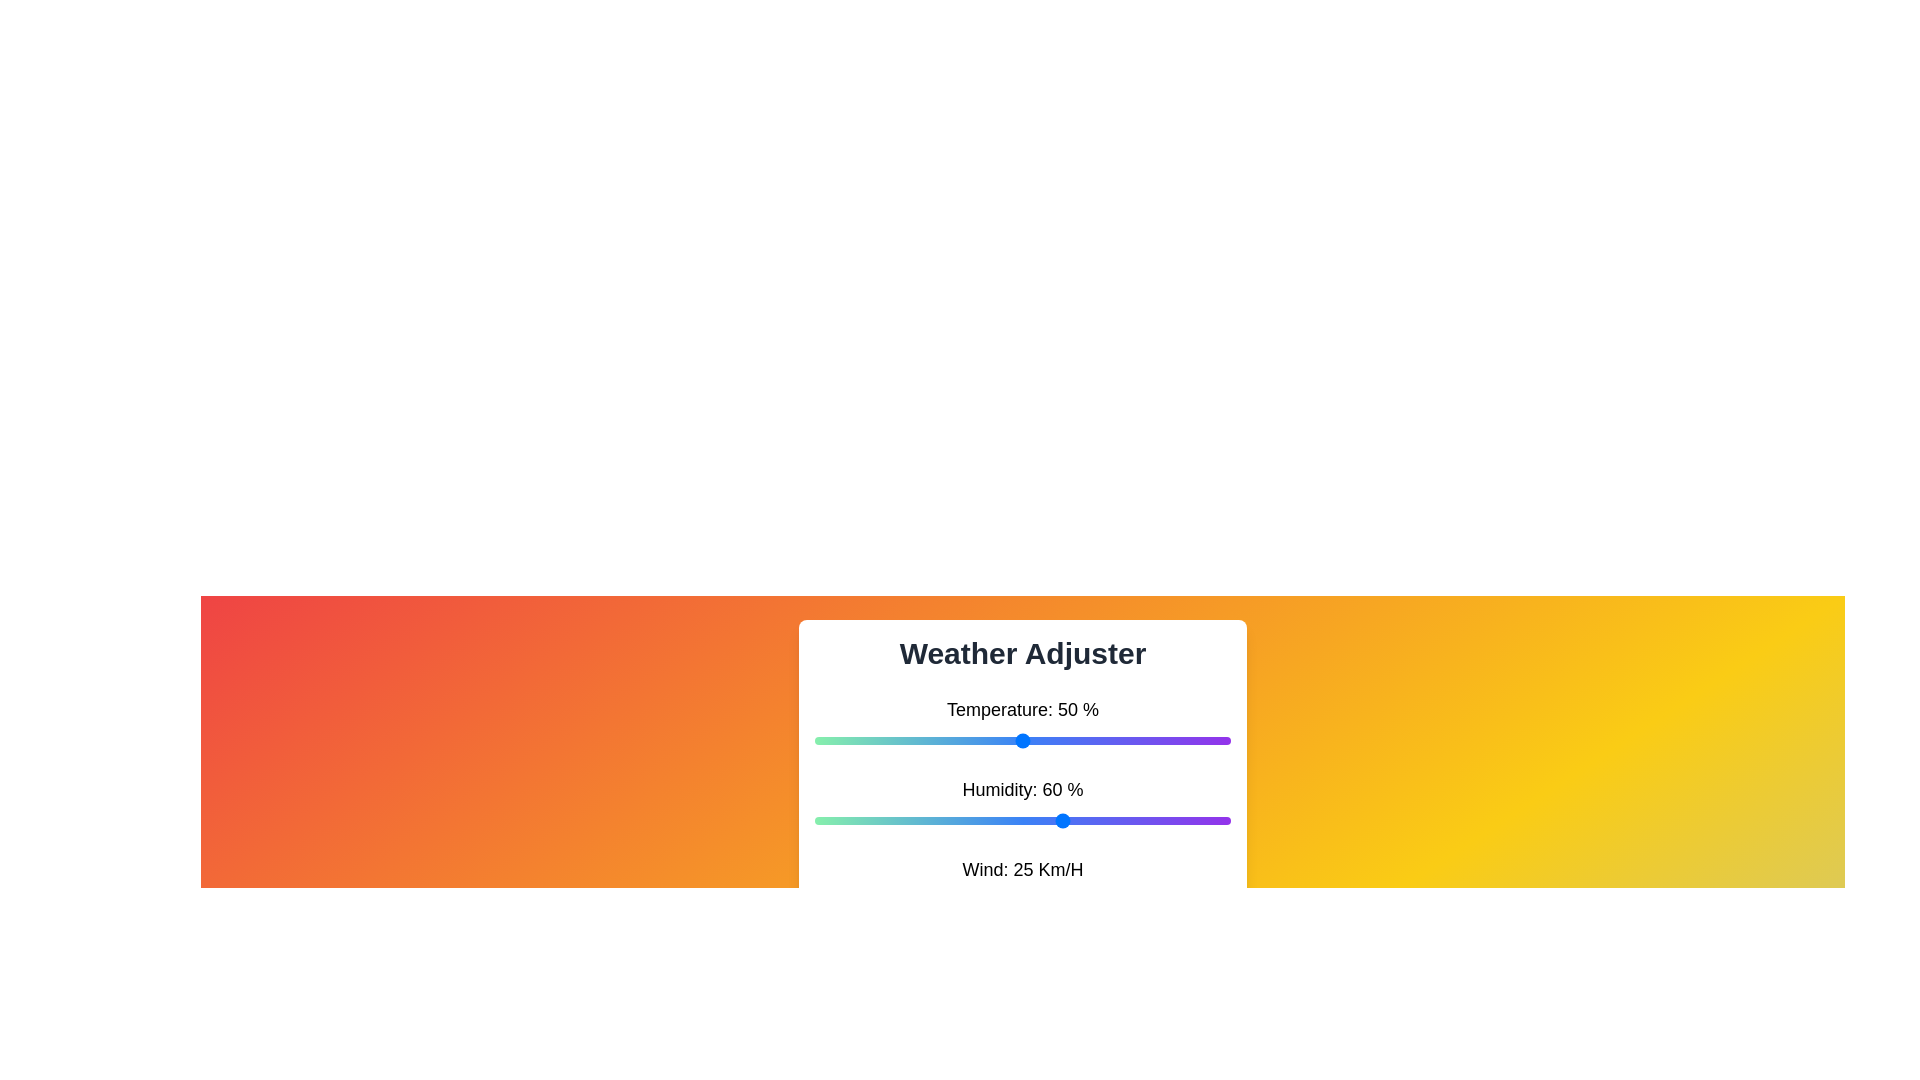  I want to click on the wind speed to 44 km/h by adjusting the slider, so click(998, 901).